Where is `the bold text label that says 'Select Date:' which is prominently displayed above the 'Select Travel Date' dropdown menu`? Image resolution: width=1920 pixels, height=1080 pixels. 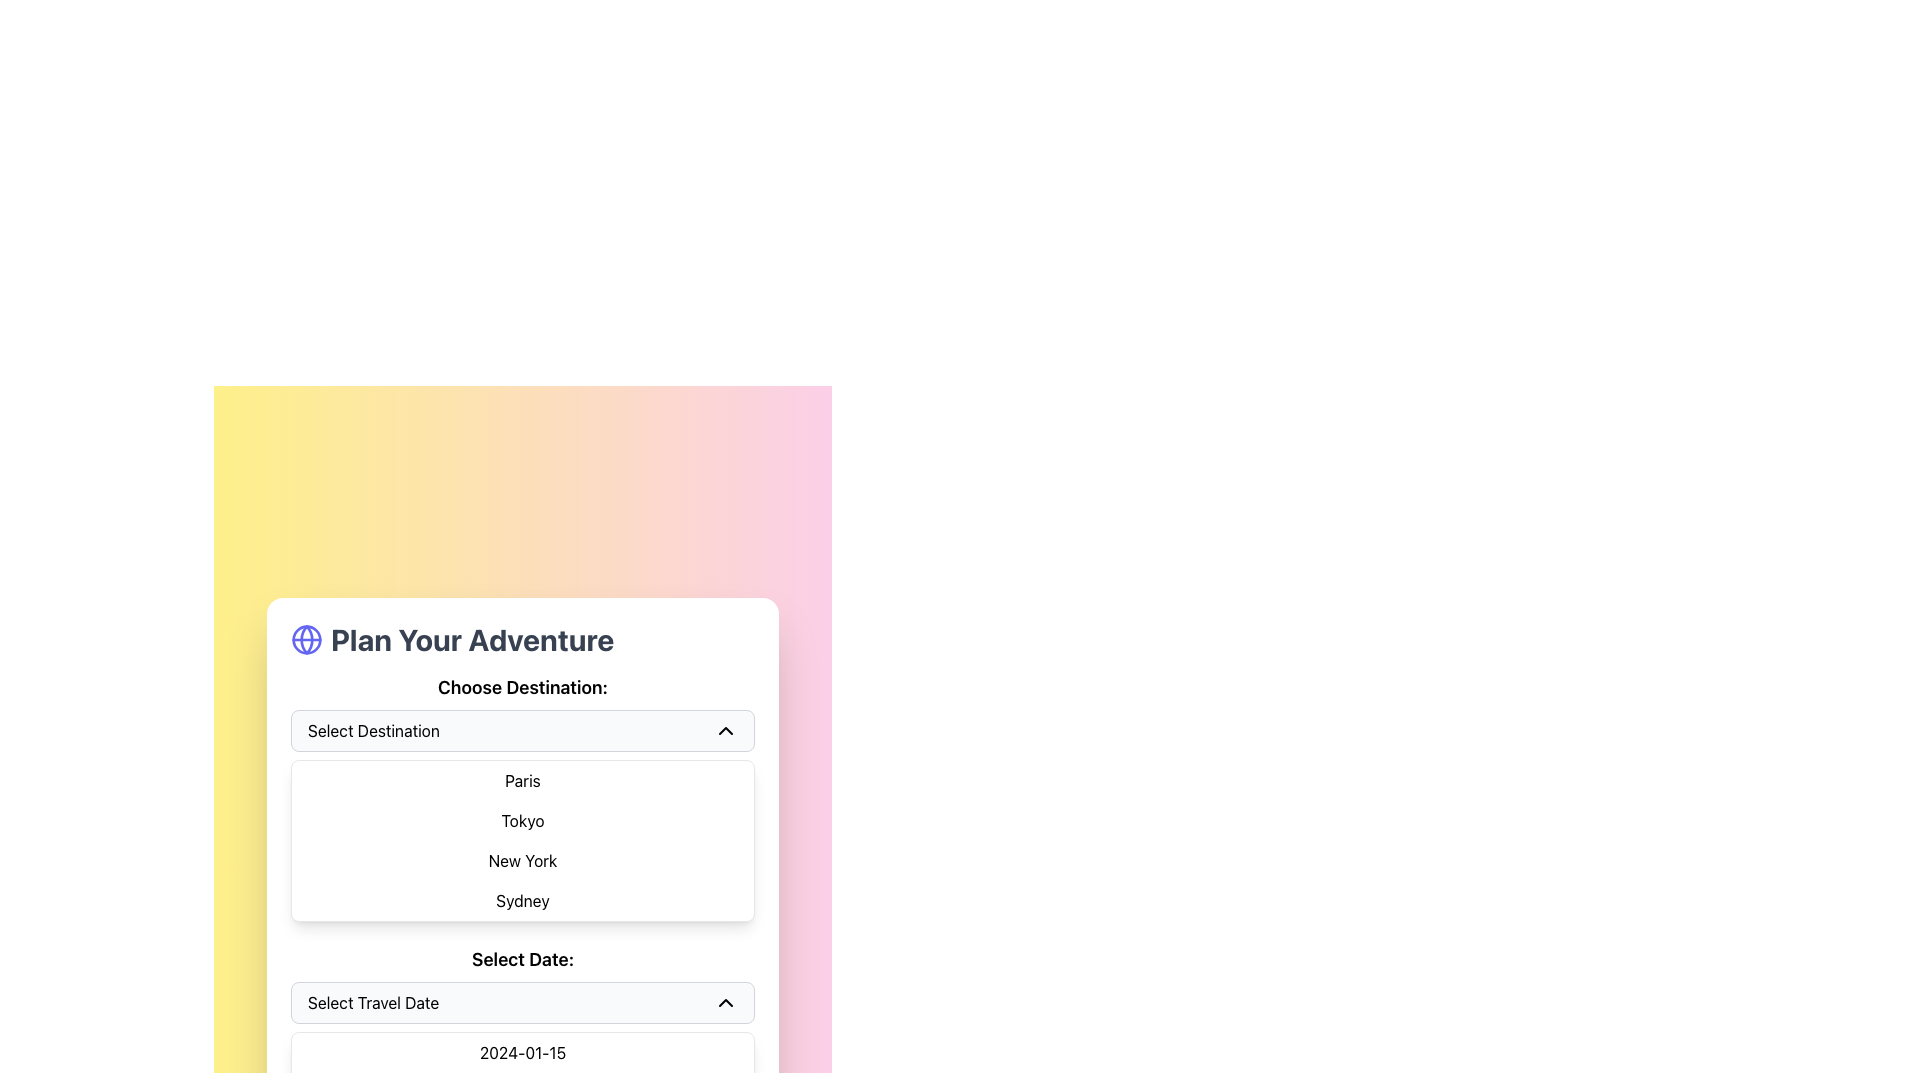 the bold text label that says 'Select Date:' which is prominently displayed above the 'Select Travel Date' dropdown menu is located at coordinates (523, 959).